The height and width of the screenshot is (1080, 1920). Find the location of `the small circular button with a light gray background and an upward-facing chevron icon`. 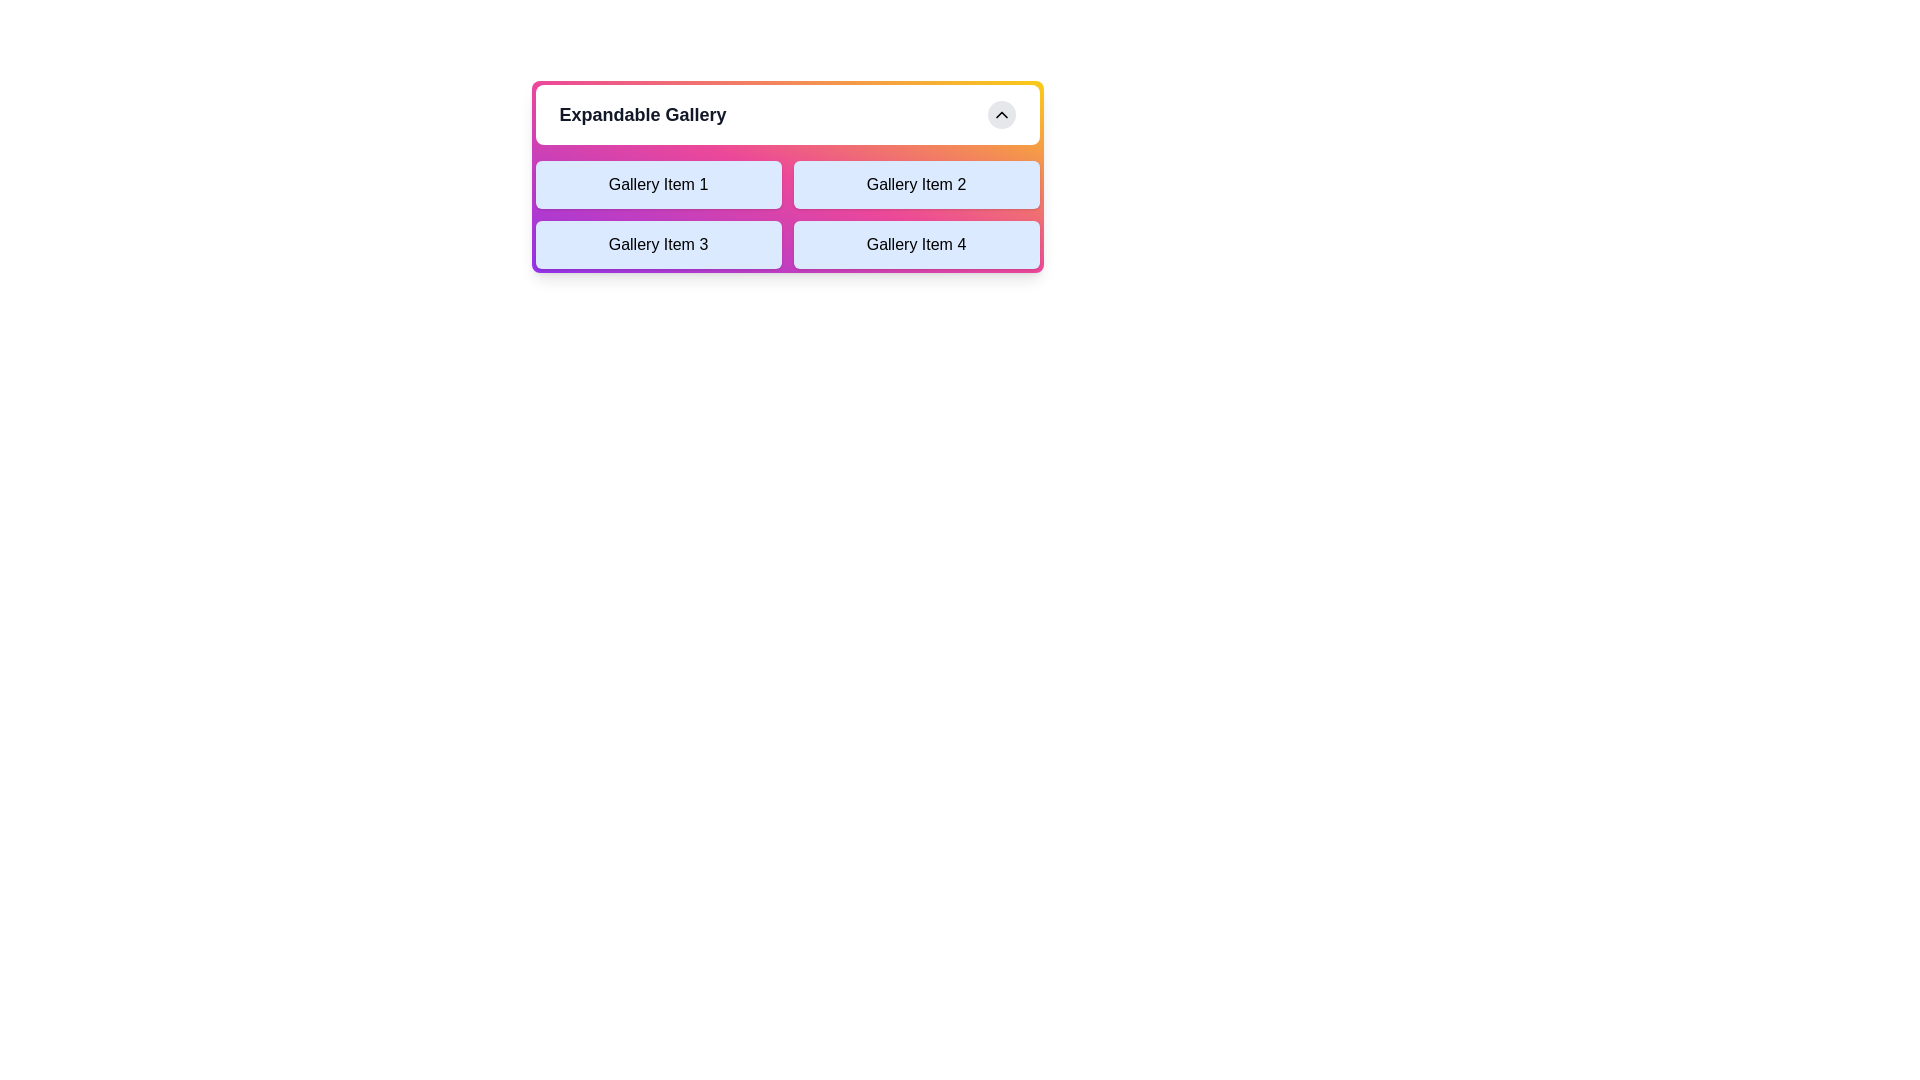

the small circular button with a light gray background and an upward-facing chevron icon is located at coordinates (1001, 115).